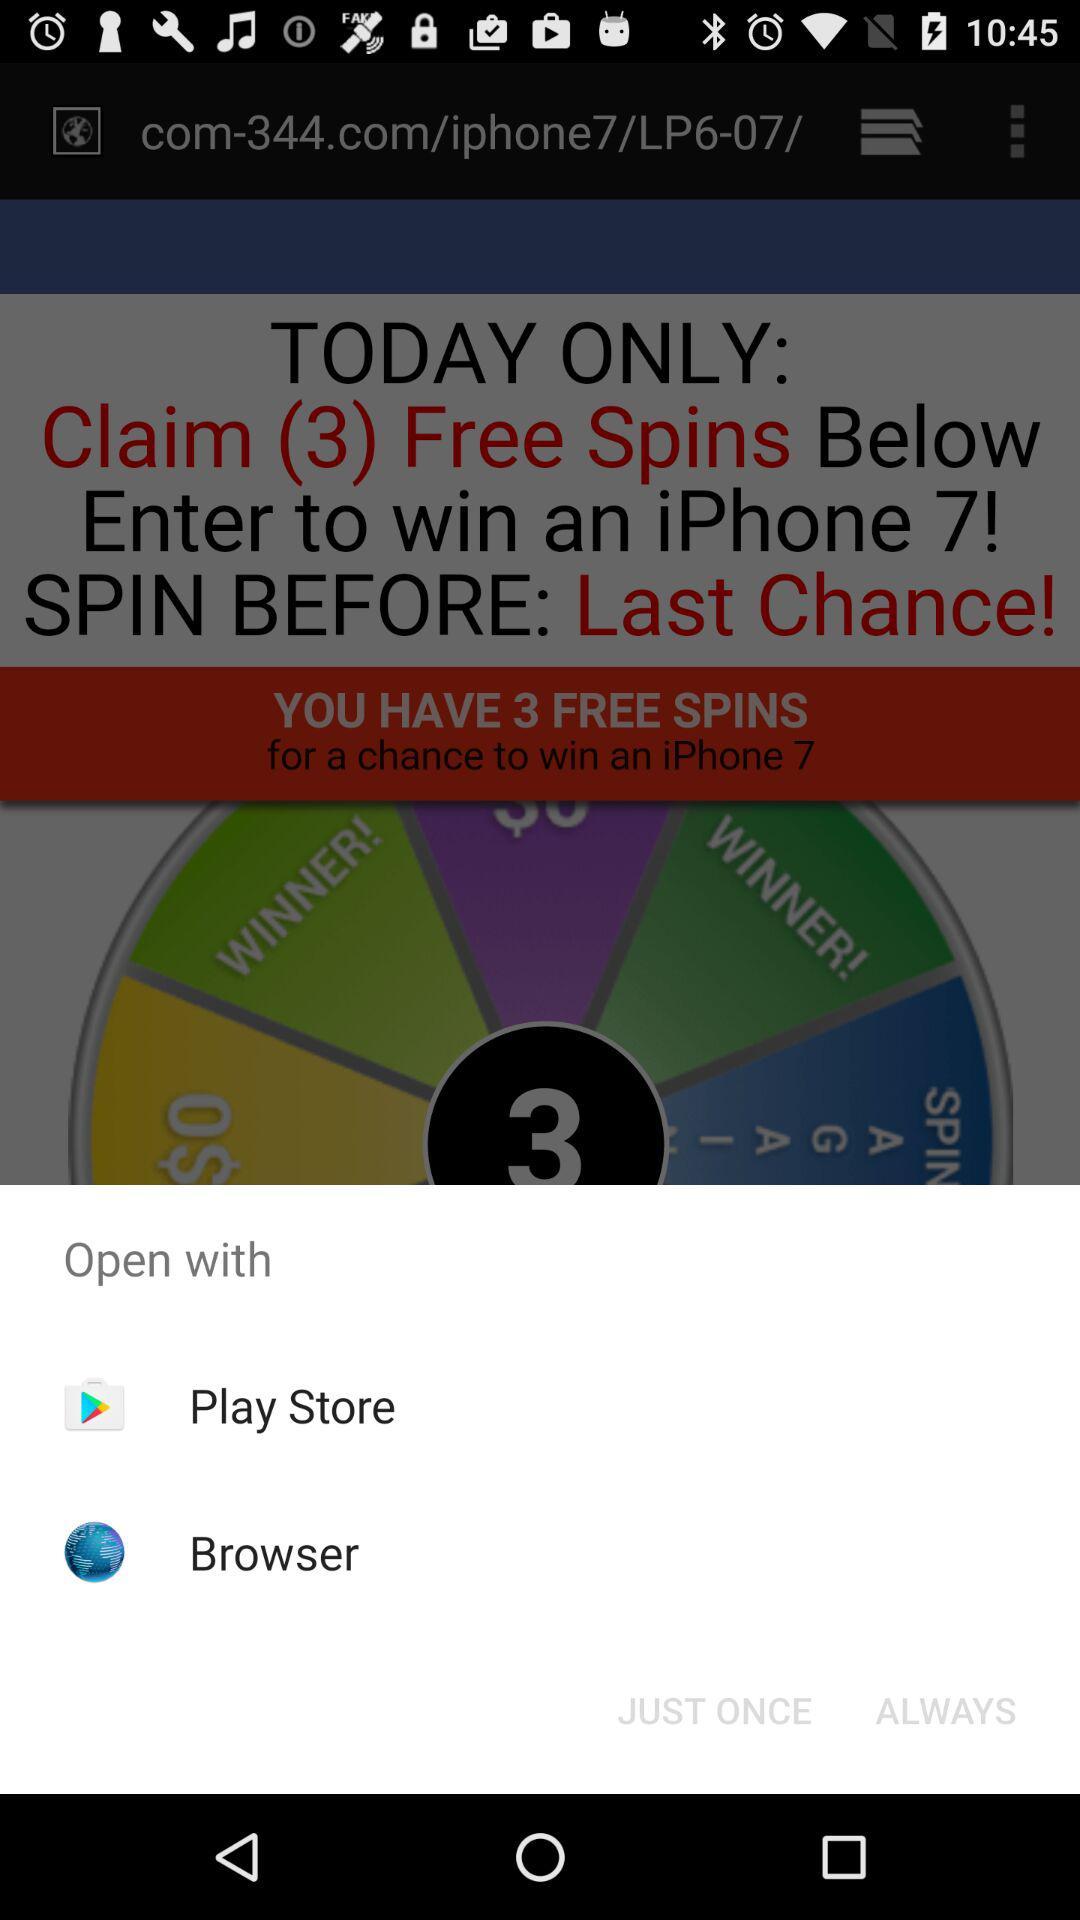 Image resolution: width=1080 pixels, height=1920 pixels. What do you see at coordinates (292, 1404) in the screenshot?
I see `play store app` at bounding box center [292, 1404].